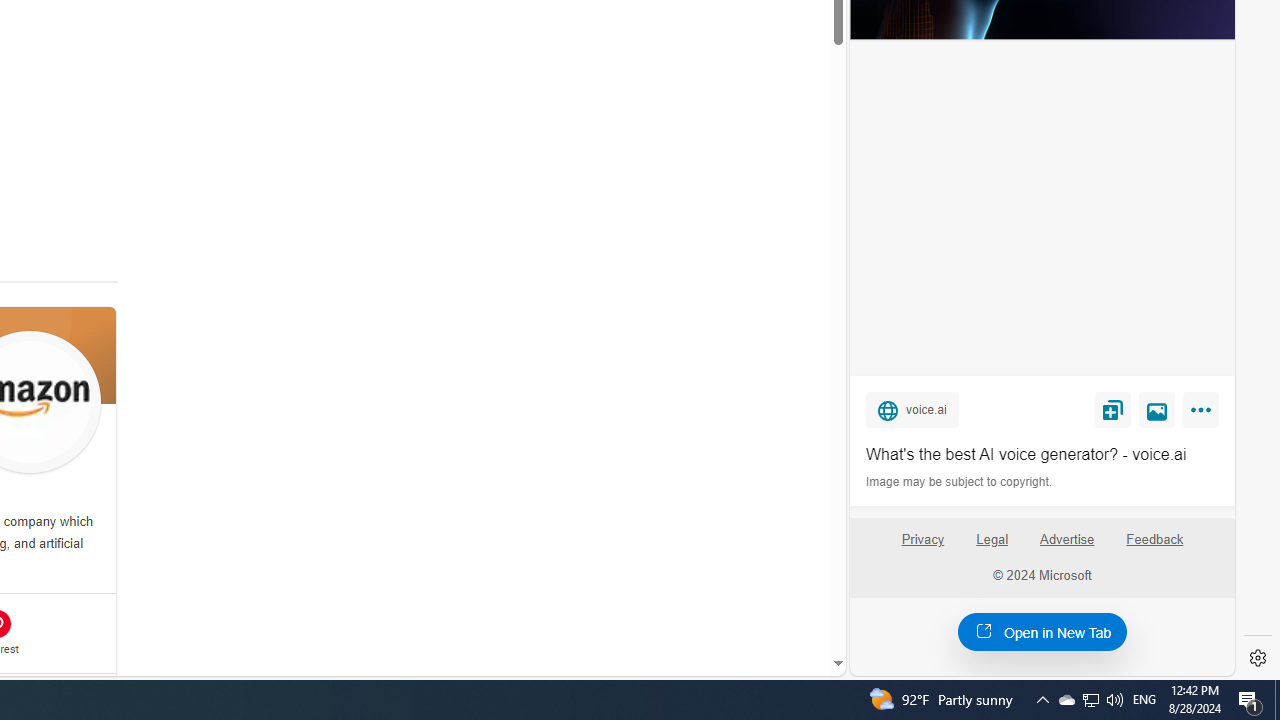 This screenshot has height=720, width=1280. I want to click on 'Advertise', so click(1066, 547).